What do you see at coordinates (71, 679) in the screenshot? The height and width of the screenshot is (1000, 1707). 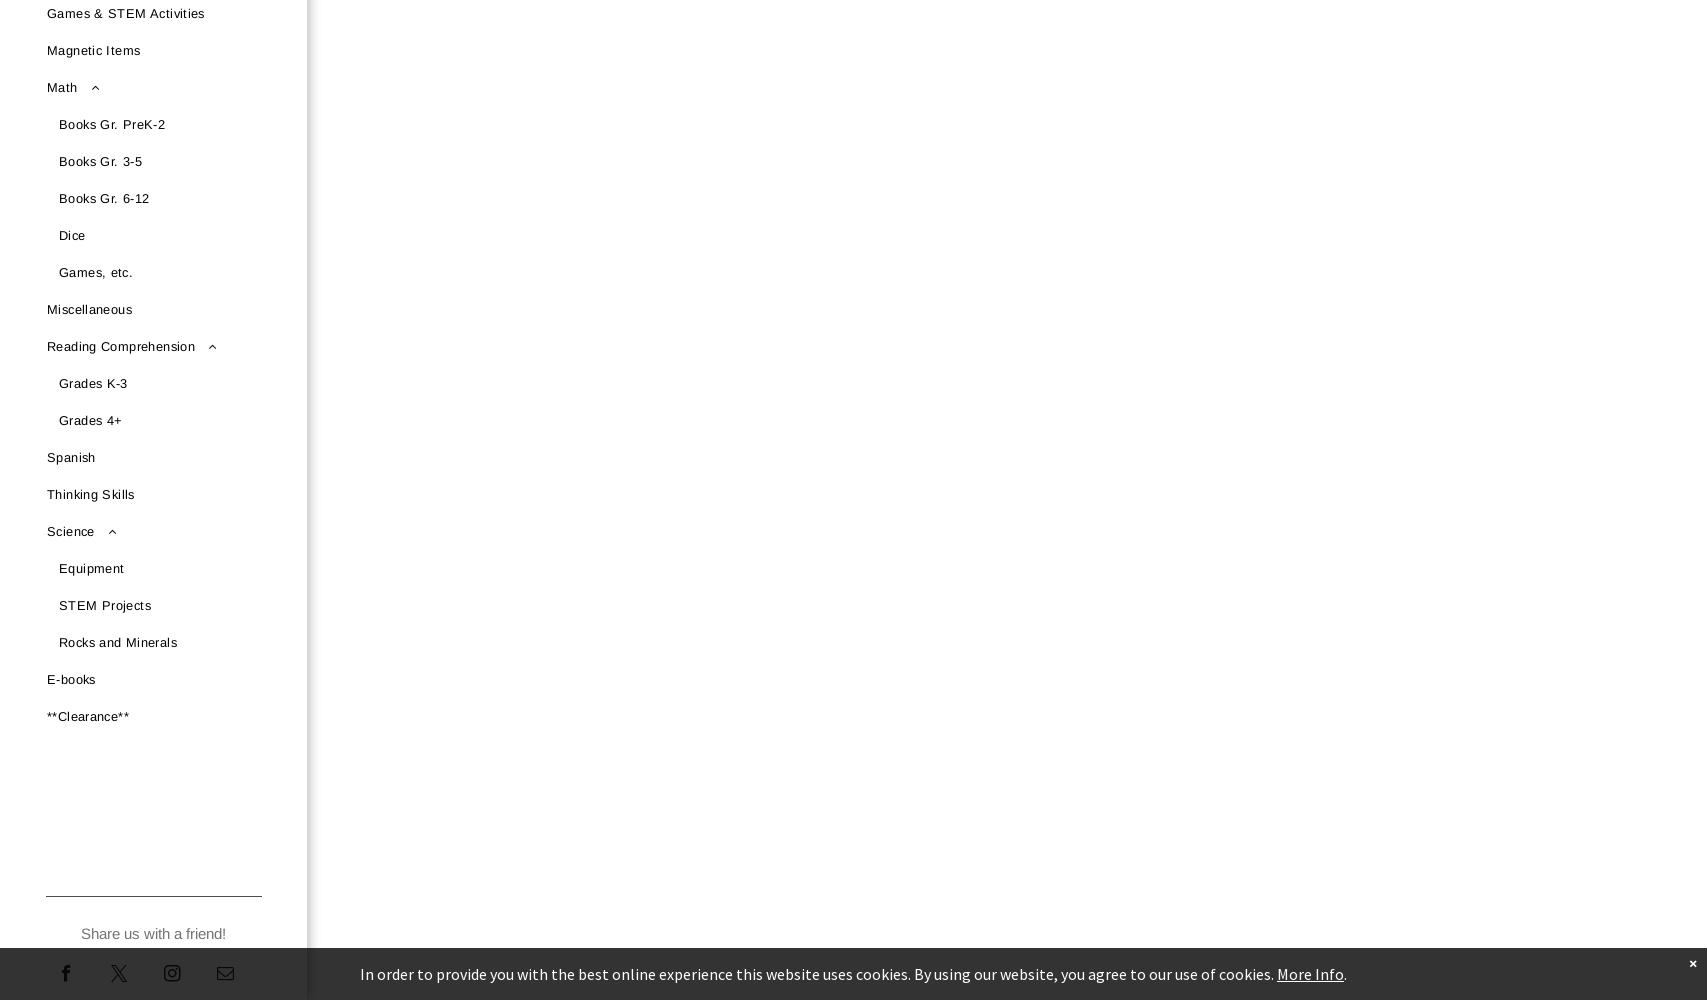 I see `'E-books'` at bounding box center [71, 679].